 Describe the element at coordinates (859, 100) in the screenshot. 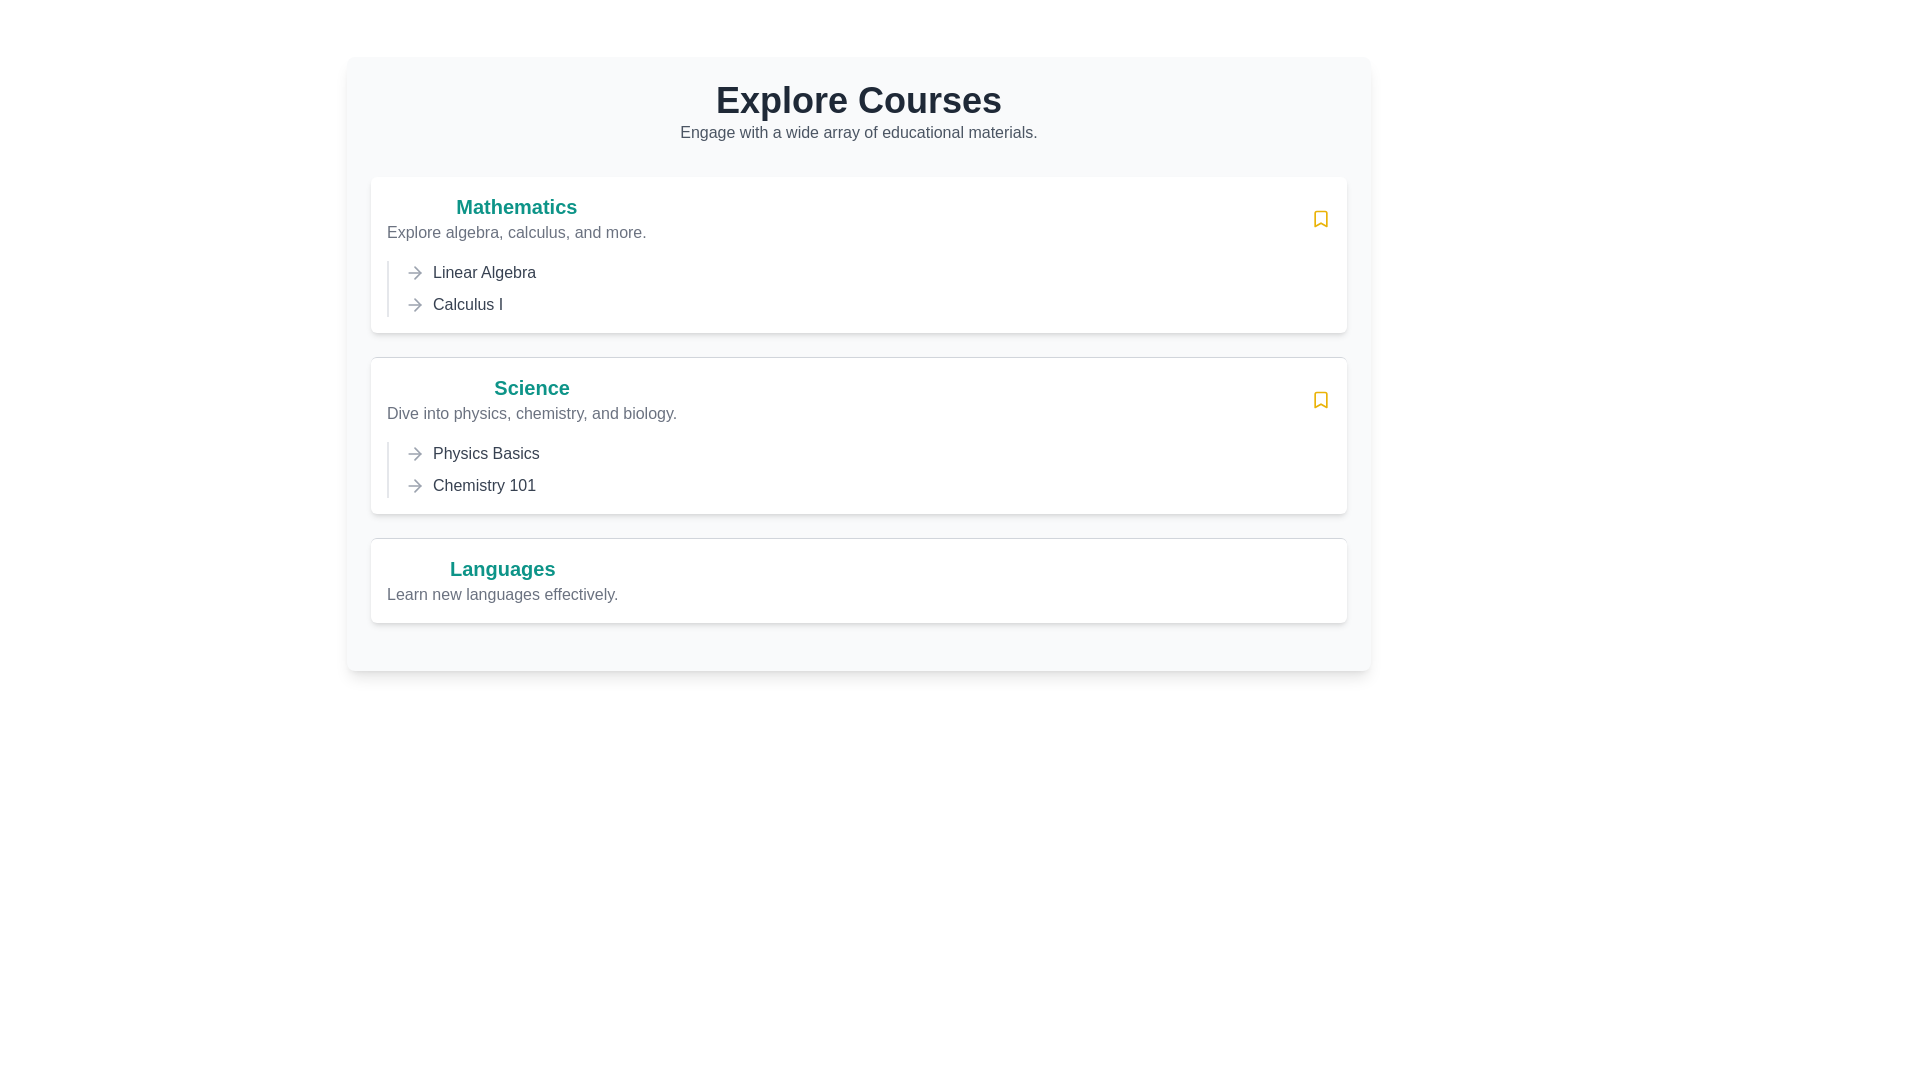

I see `the Text Header element located at the top-center of the interface, which serves as the main title for the section related to courses and educational materials` at that location.